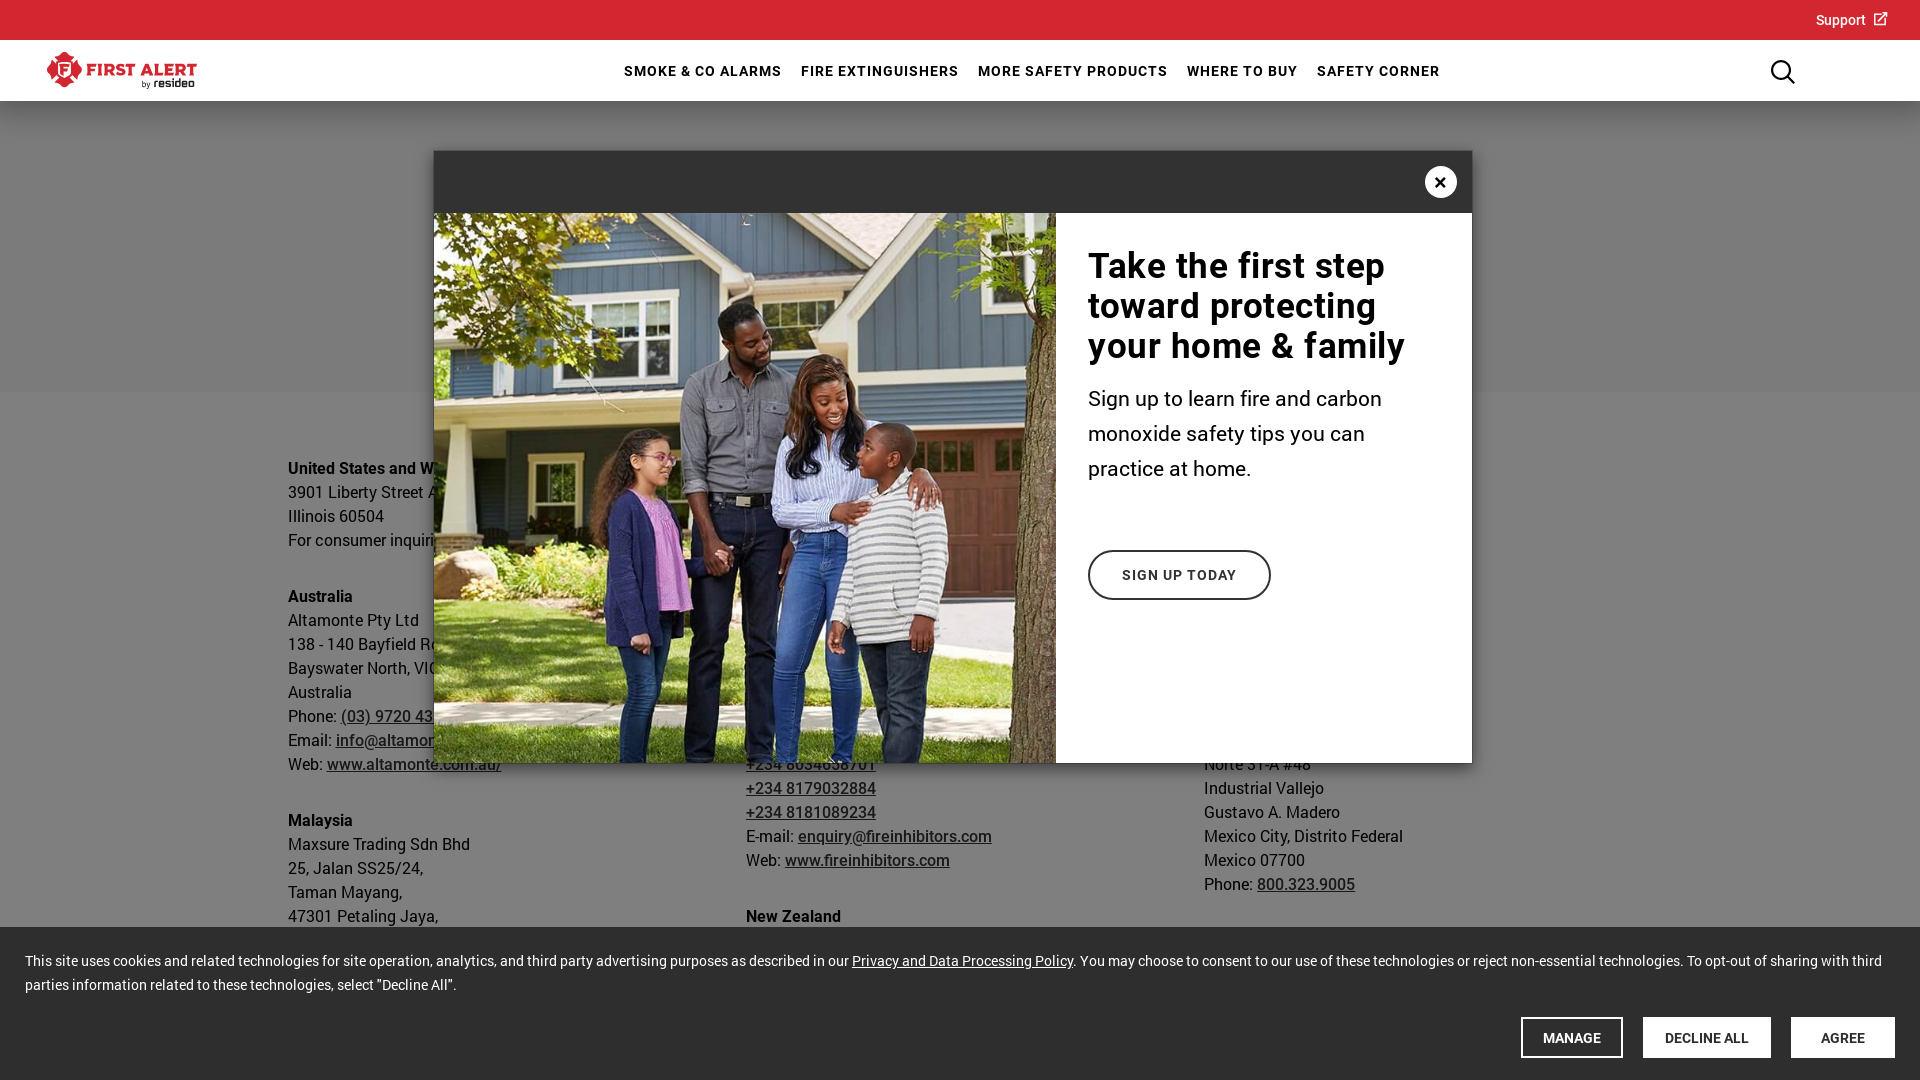  I want to click on 'MORE SAFETY PRODUCTS', so click(974, 69).